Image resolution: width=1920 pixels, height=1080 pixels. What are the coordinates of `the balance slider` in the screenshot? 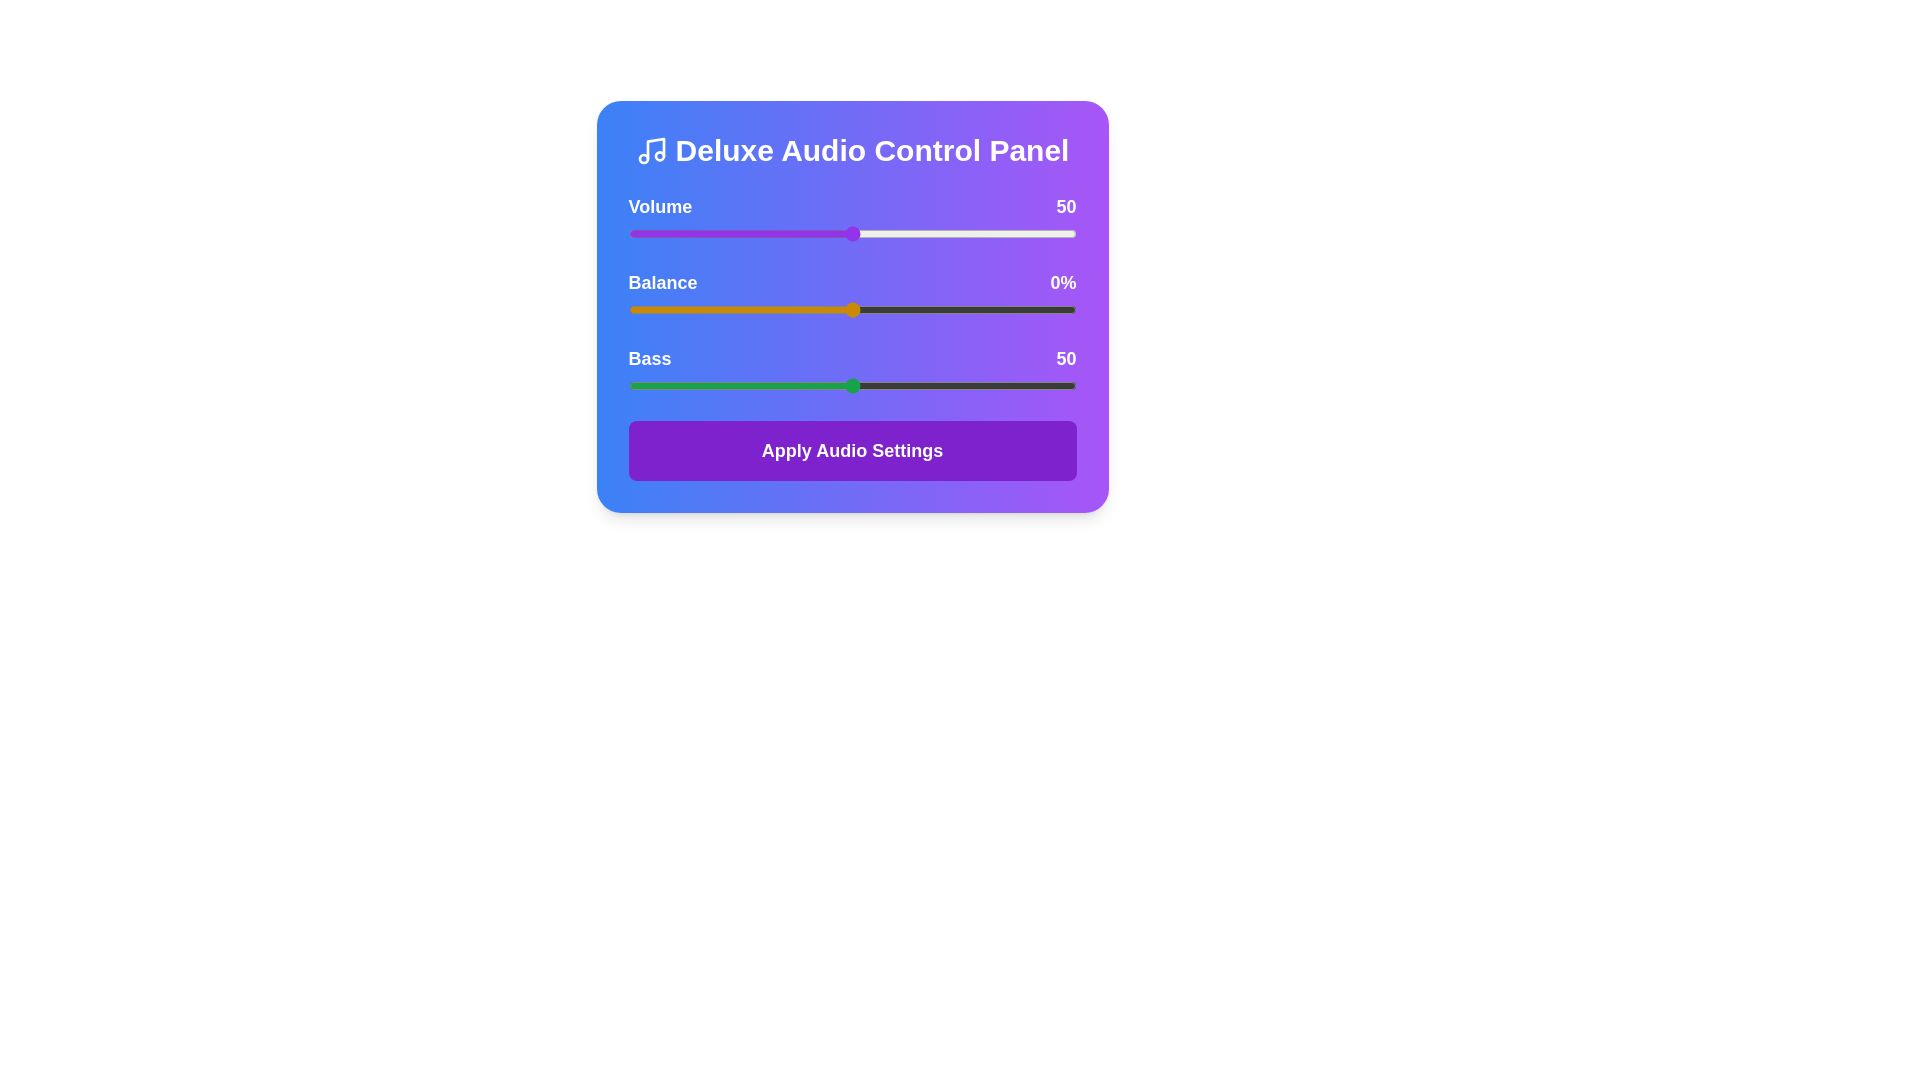 It's located at (761, 309).